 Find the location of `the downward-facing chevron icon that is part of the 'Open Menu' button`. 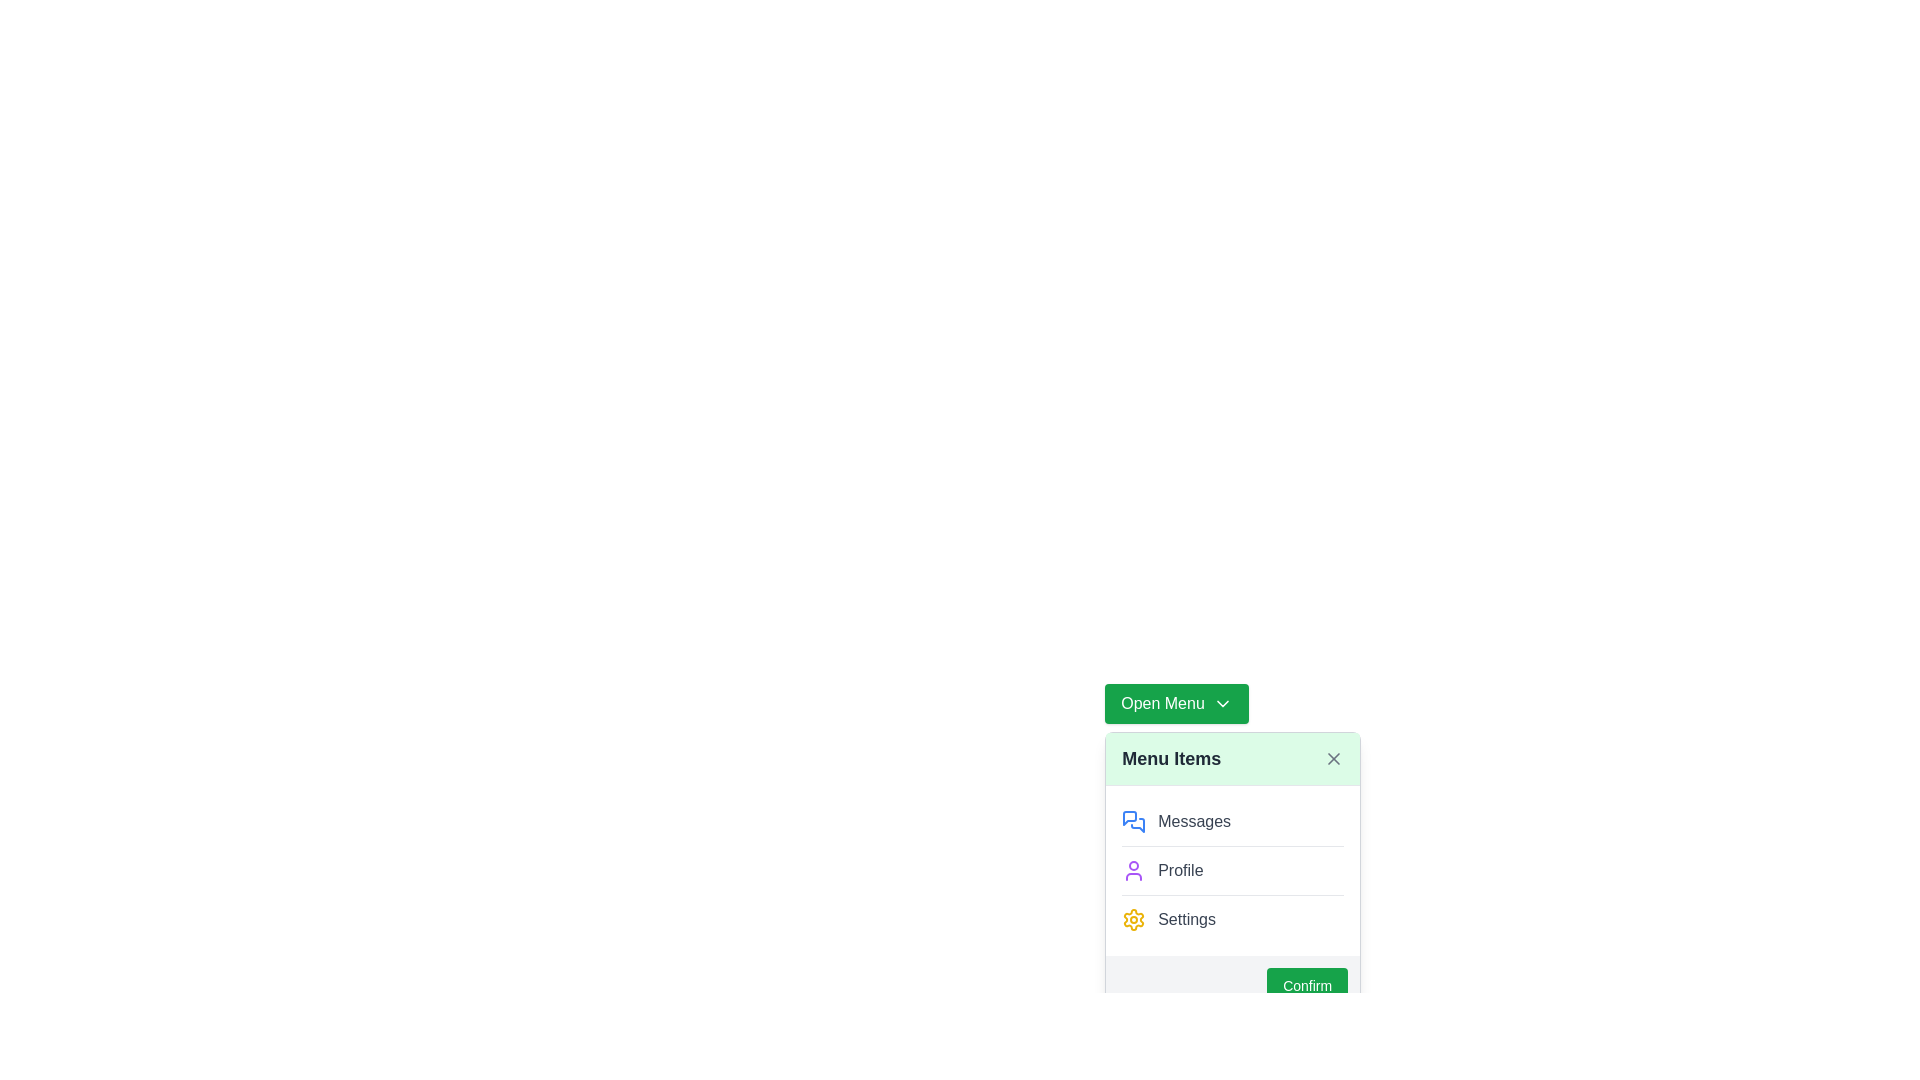

the downward-facing chevron icon that is part of the 'Open Menu' button is located at coordinates (1221, 703).